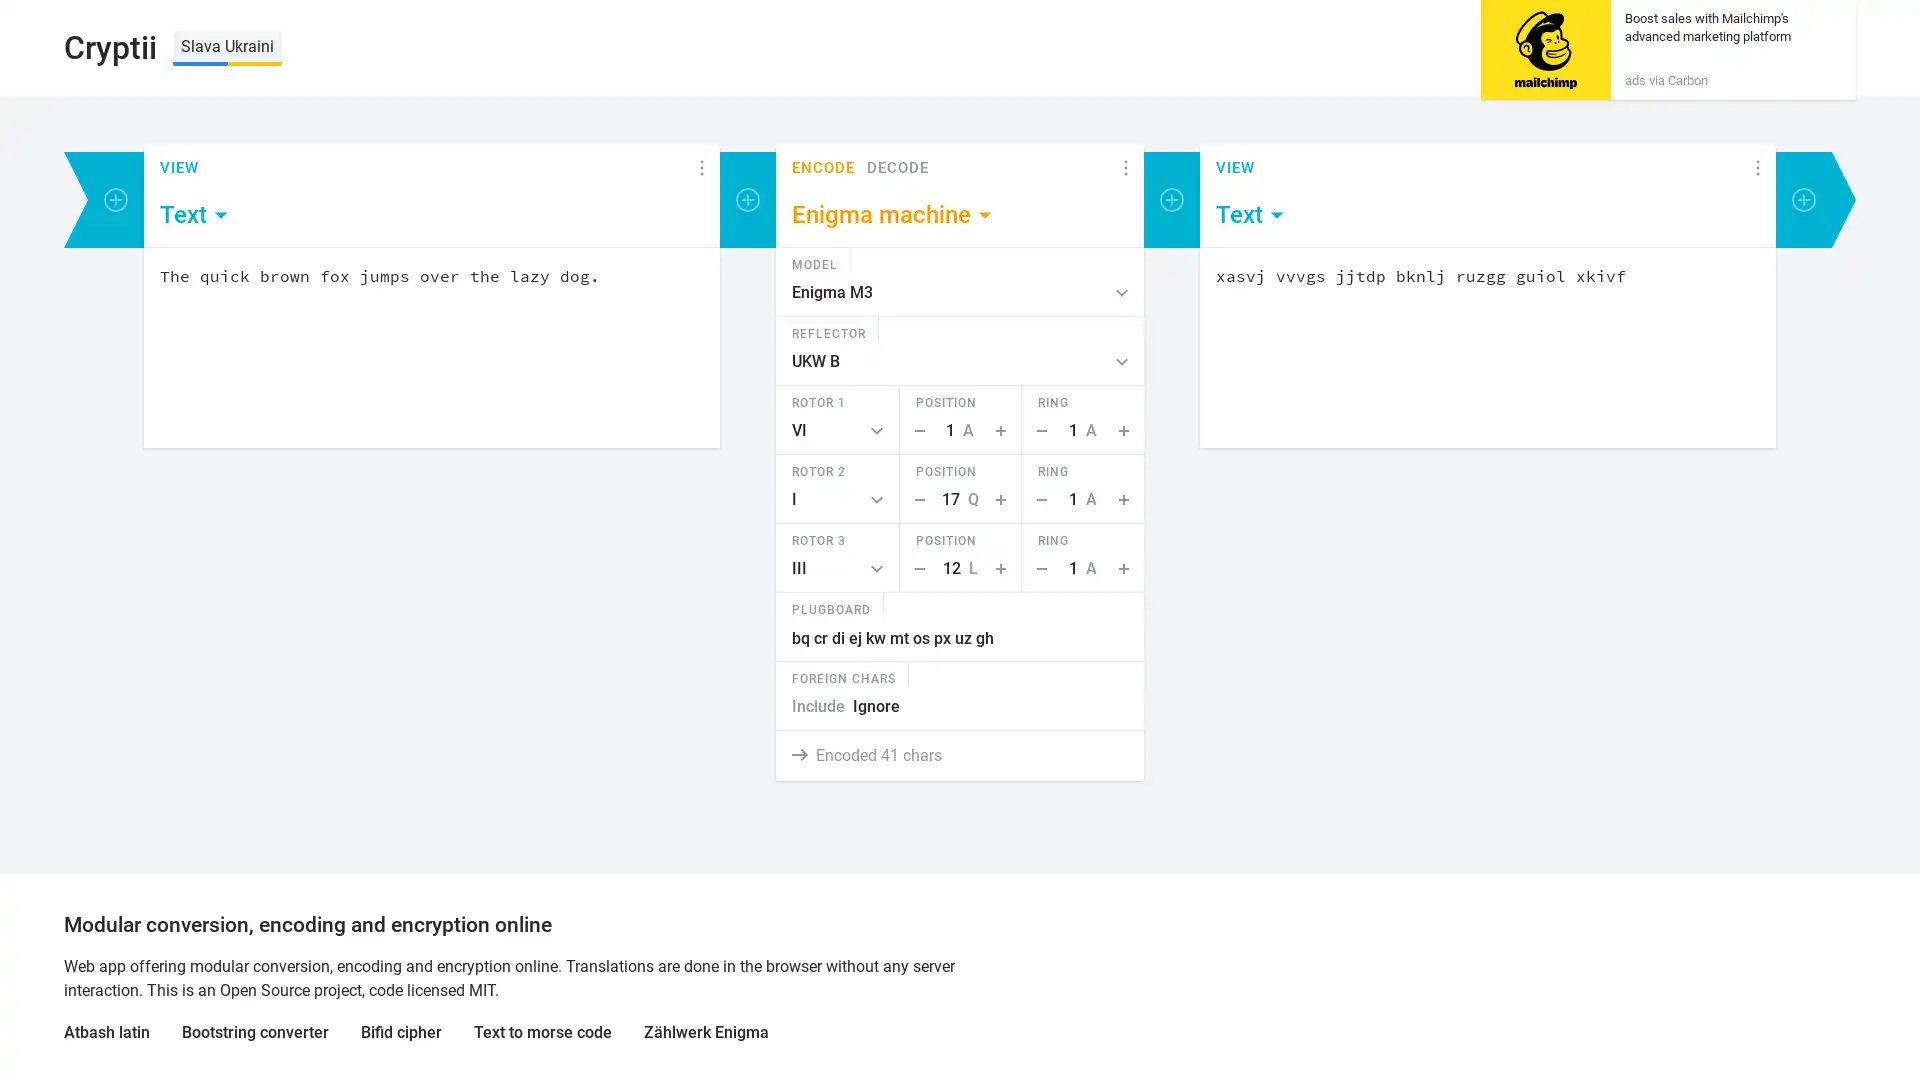 This screenshot has width=1920, height=1080. I want to click on Step Down, so click(1037, 569).